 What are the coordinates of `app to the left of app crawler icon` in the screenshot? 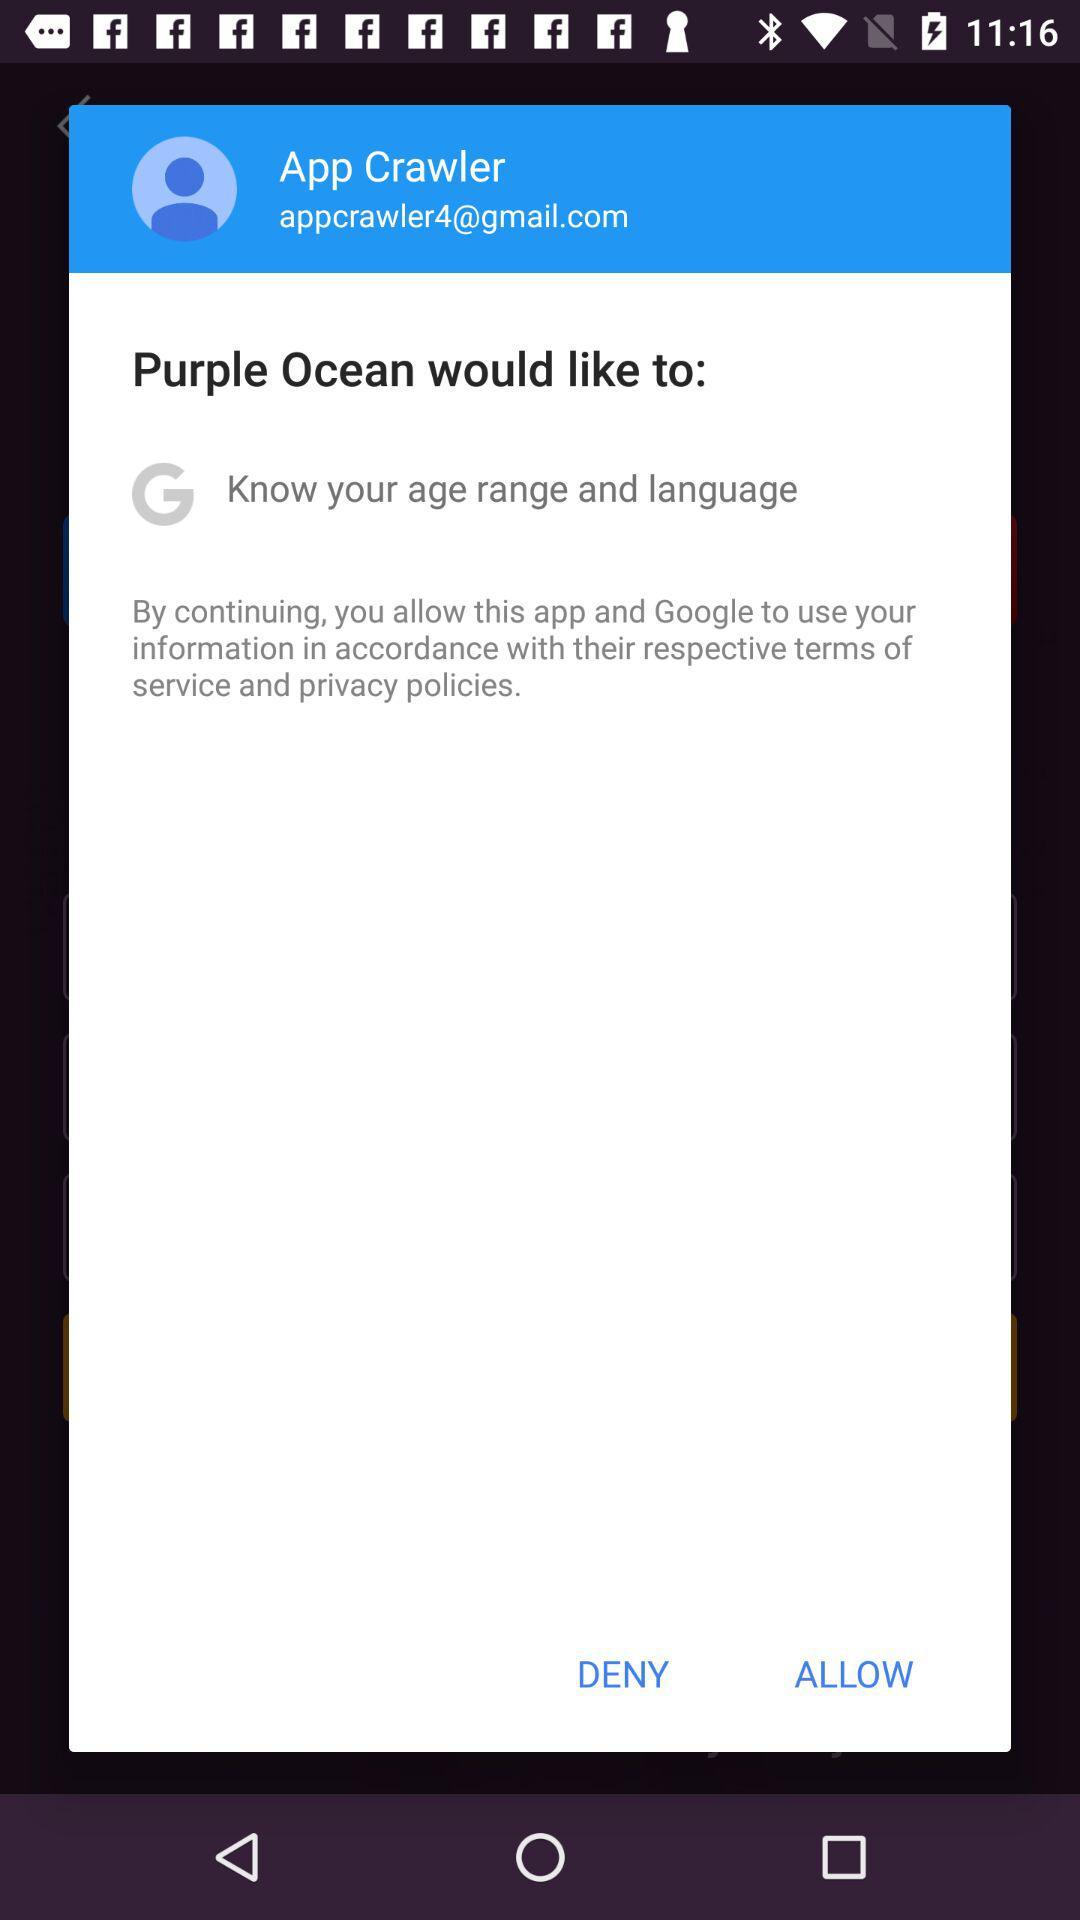 It's located at (184, 188).